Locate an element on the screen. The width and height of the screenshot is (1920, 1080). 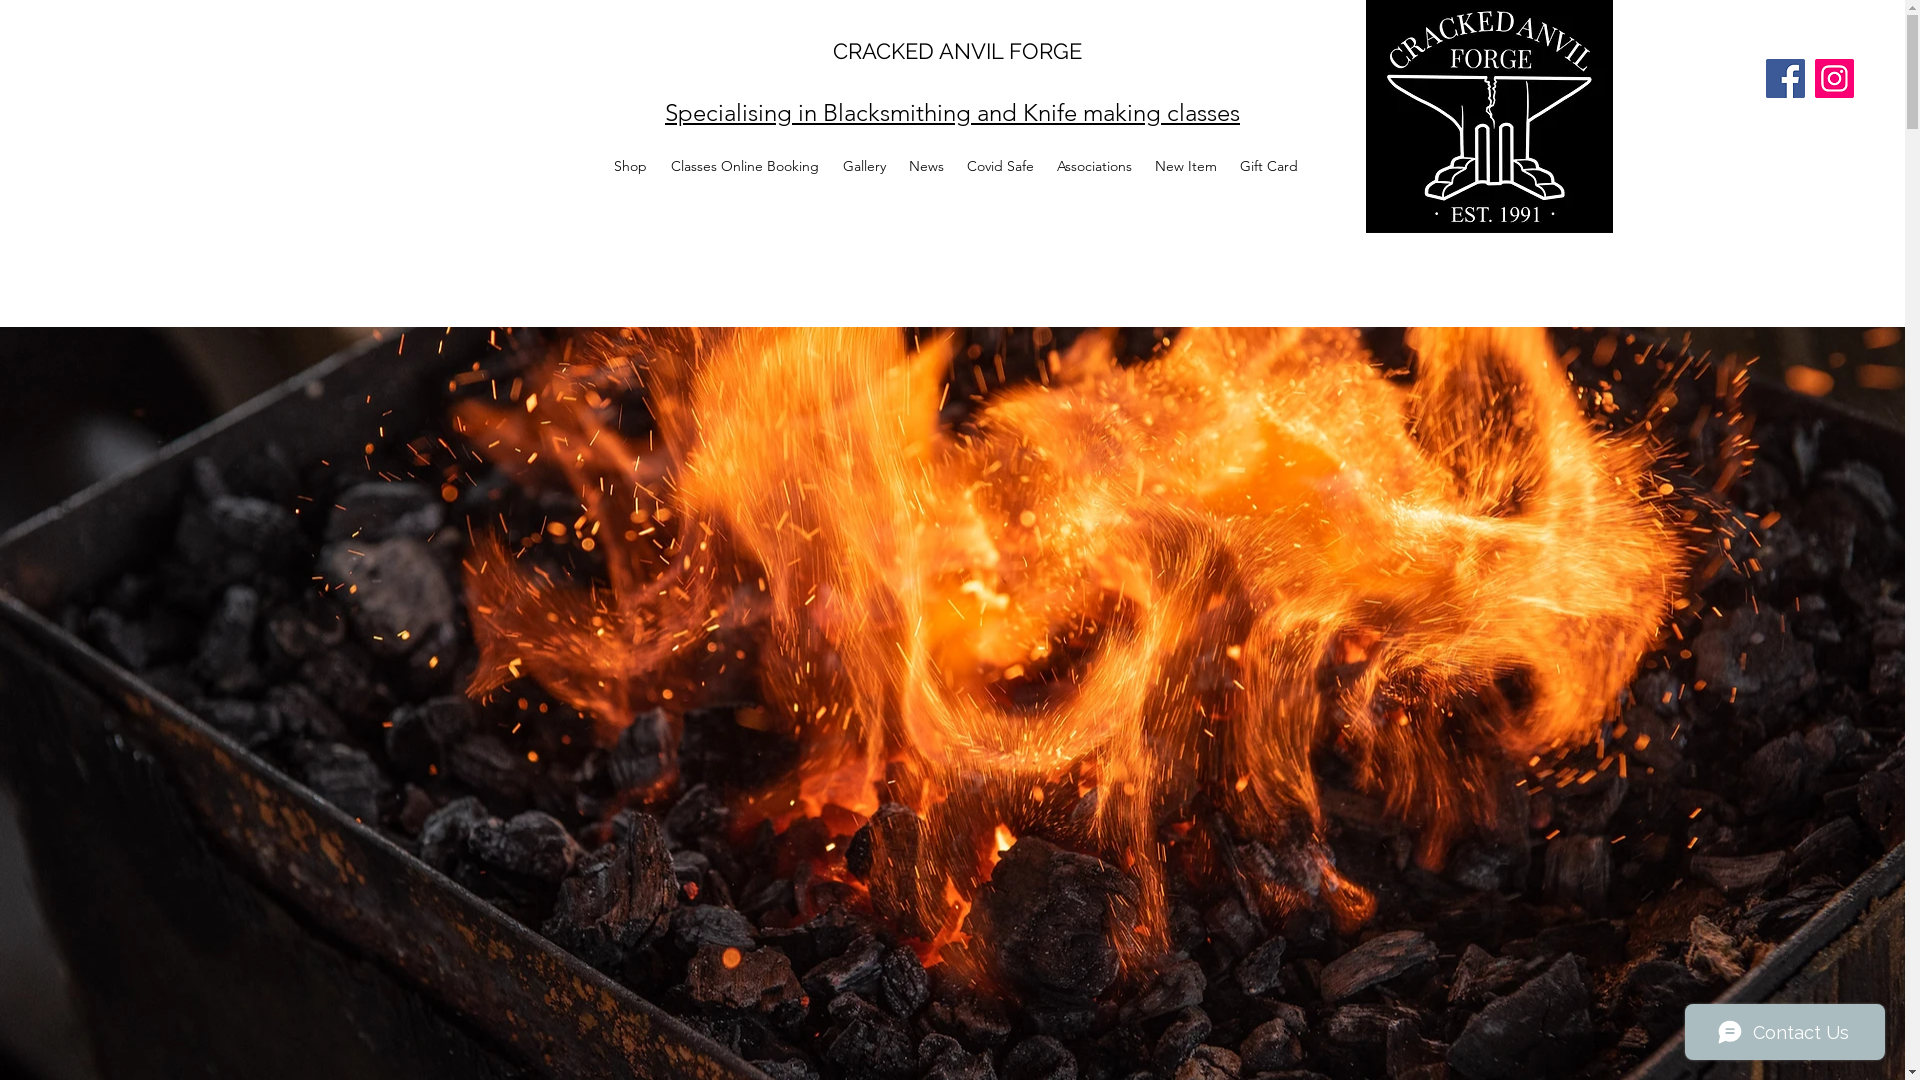
'Shop' is located at coordinates (629, 164).